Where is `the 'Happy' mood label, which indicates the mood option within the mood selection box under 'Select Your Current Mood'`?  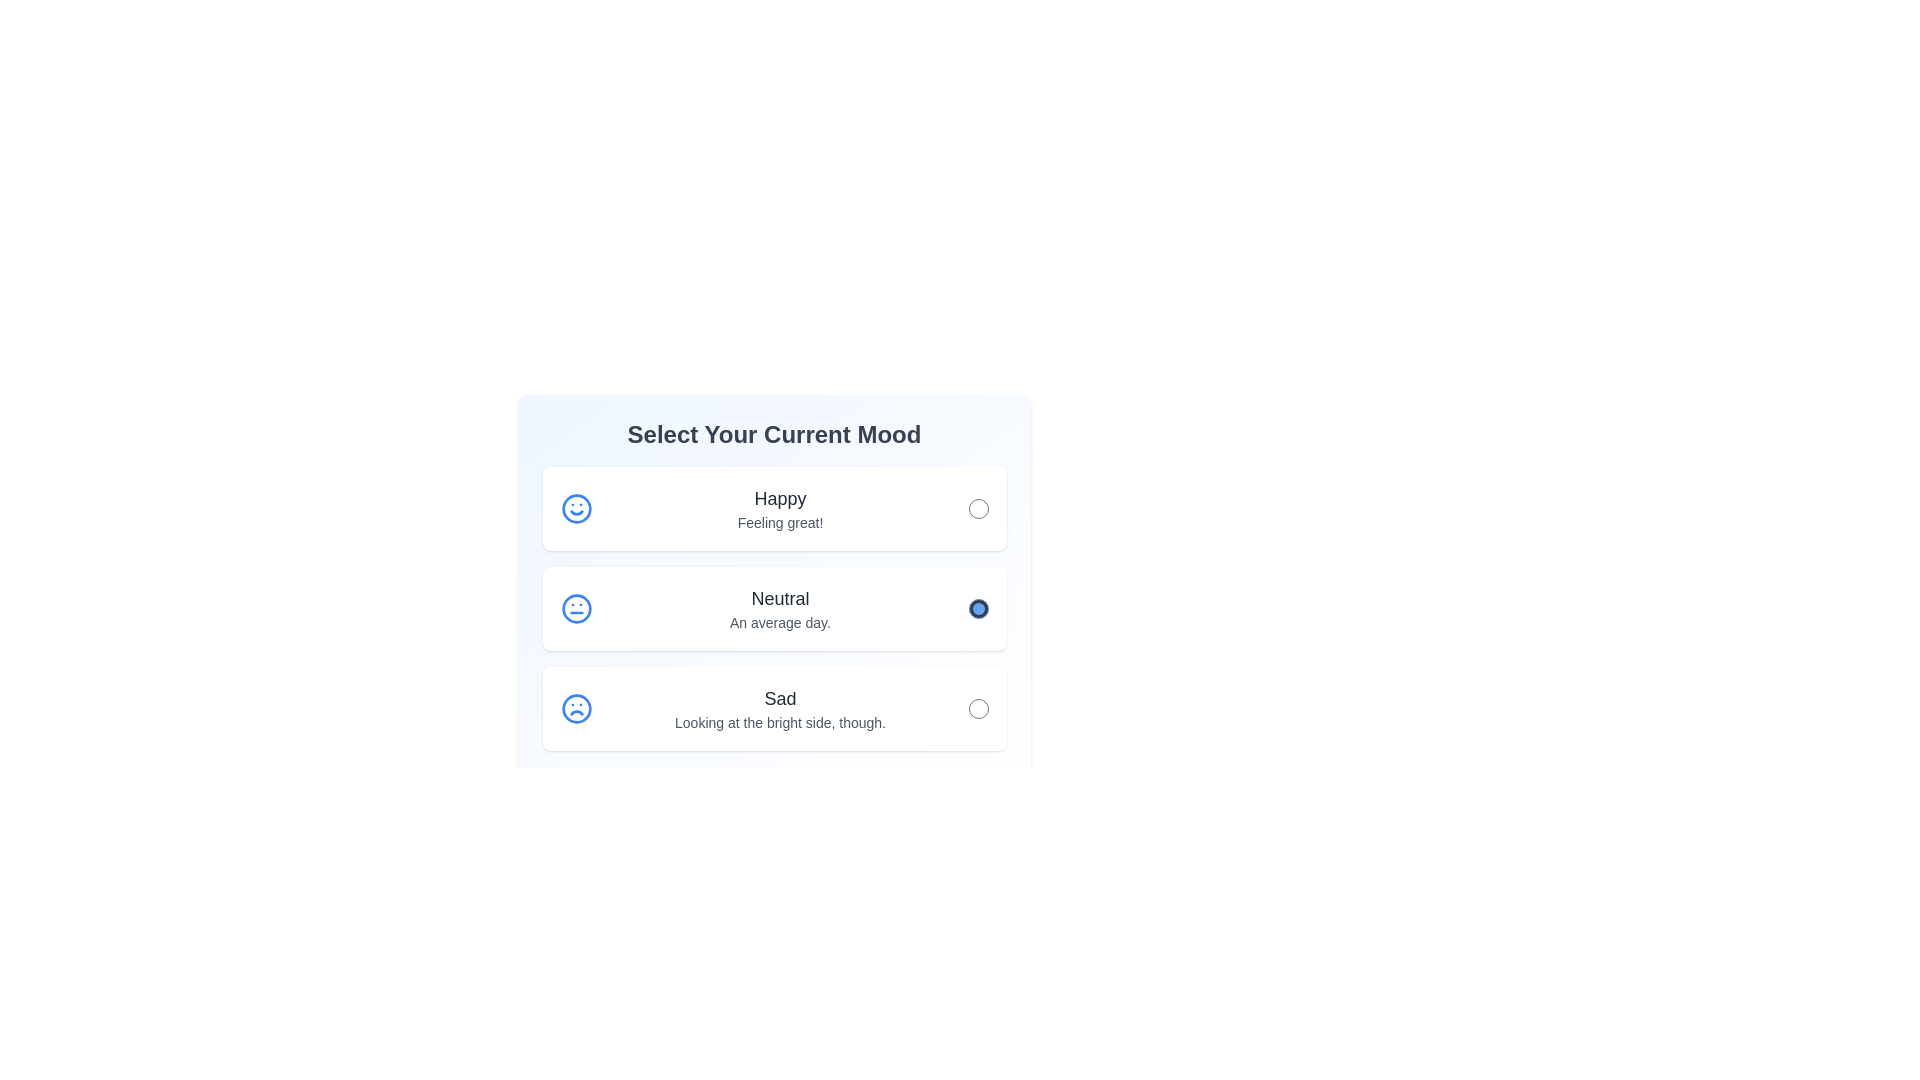 the 'Happy' mood label, which indicates the mood option within the mood selection box under 'Select Your Current Mood' is located at coordinates (779, 497).